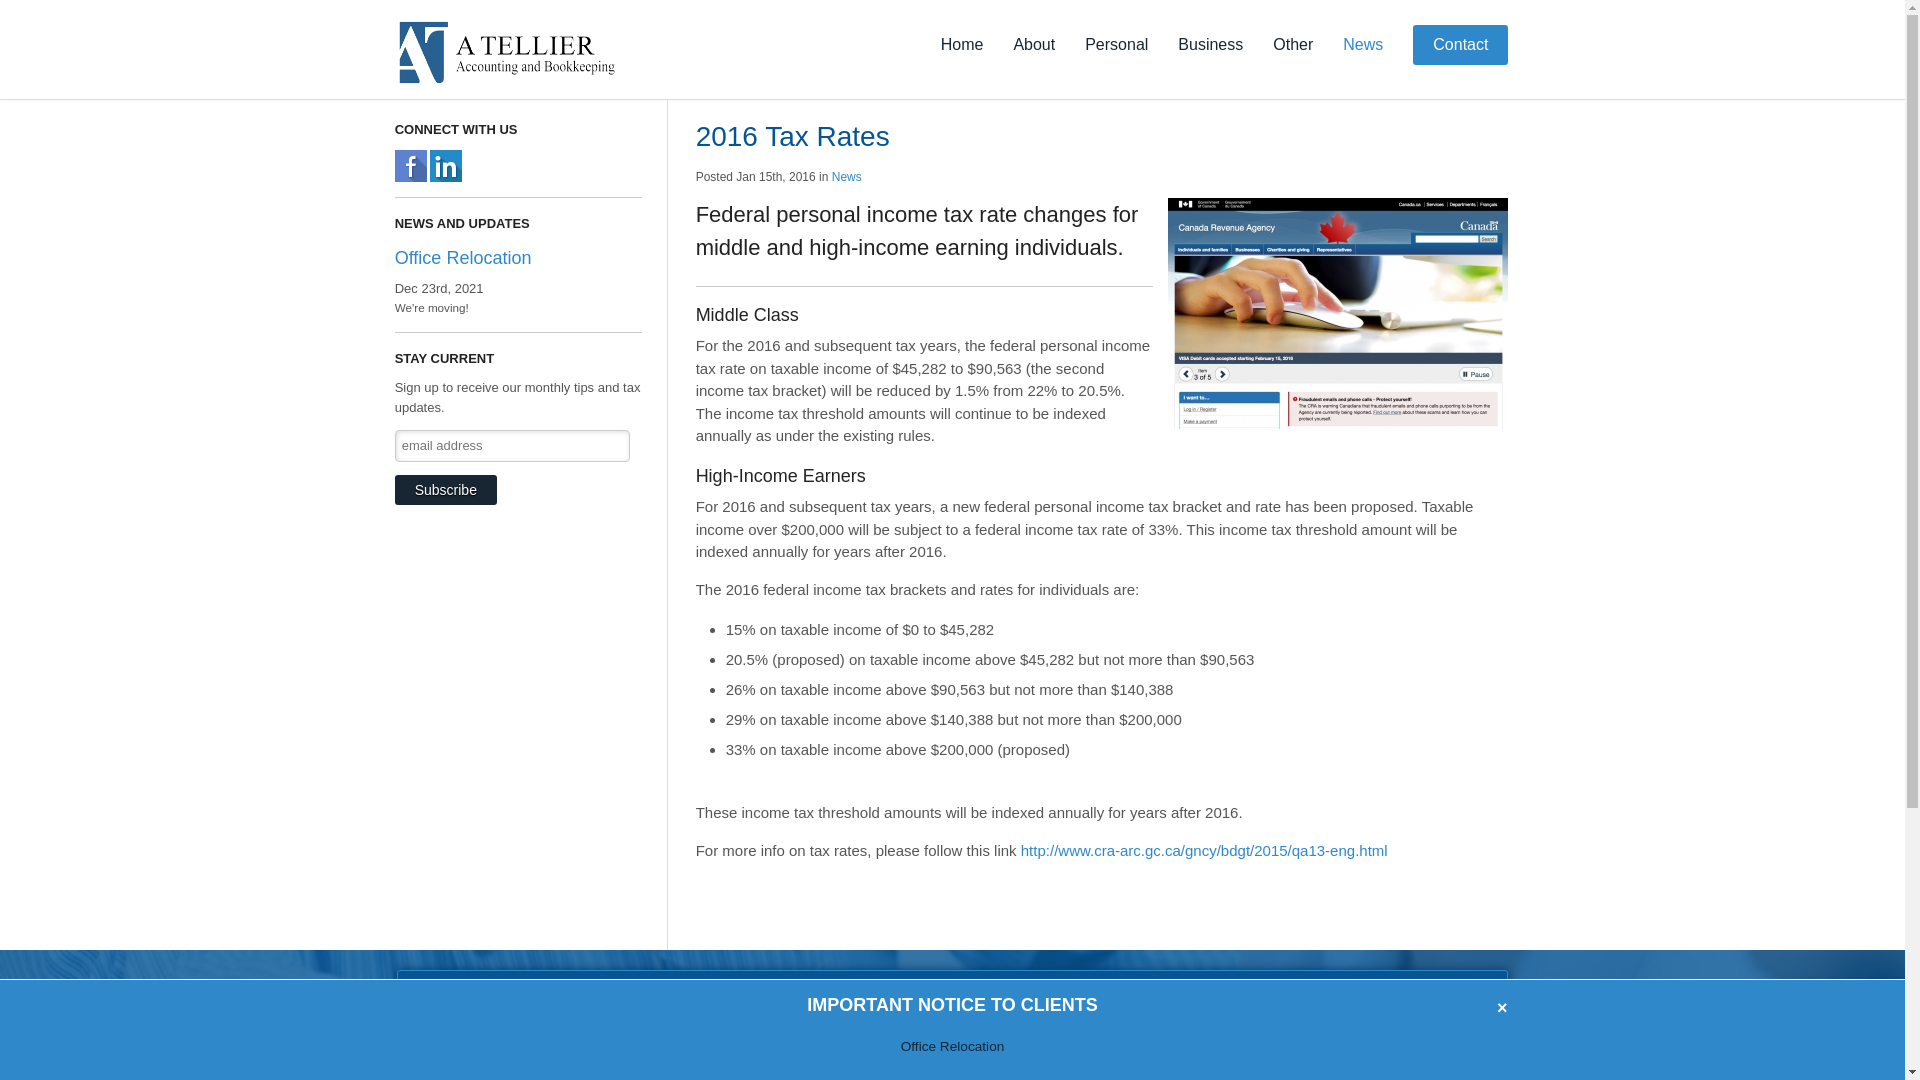  What do you see at coordinates (1209, 45) in the screenshot?
I see `'Business'` at bounding box center [1209, 45].